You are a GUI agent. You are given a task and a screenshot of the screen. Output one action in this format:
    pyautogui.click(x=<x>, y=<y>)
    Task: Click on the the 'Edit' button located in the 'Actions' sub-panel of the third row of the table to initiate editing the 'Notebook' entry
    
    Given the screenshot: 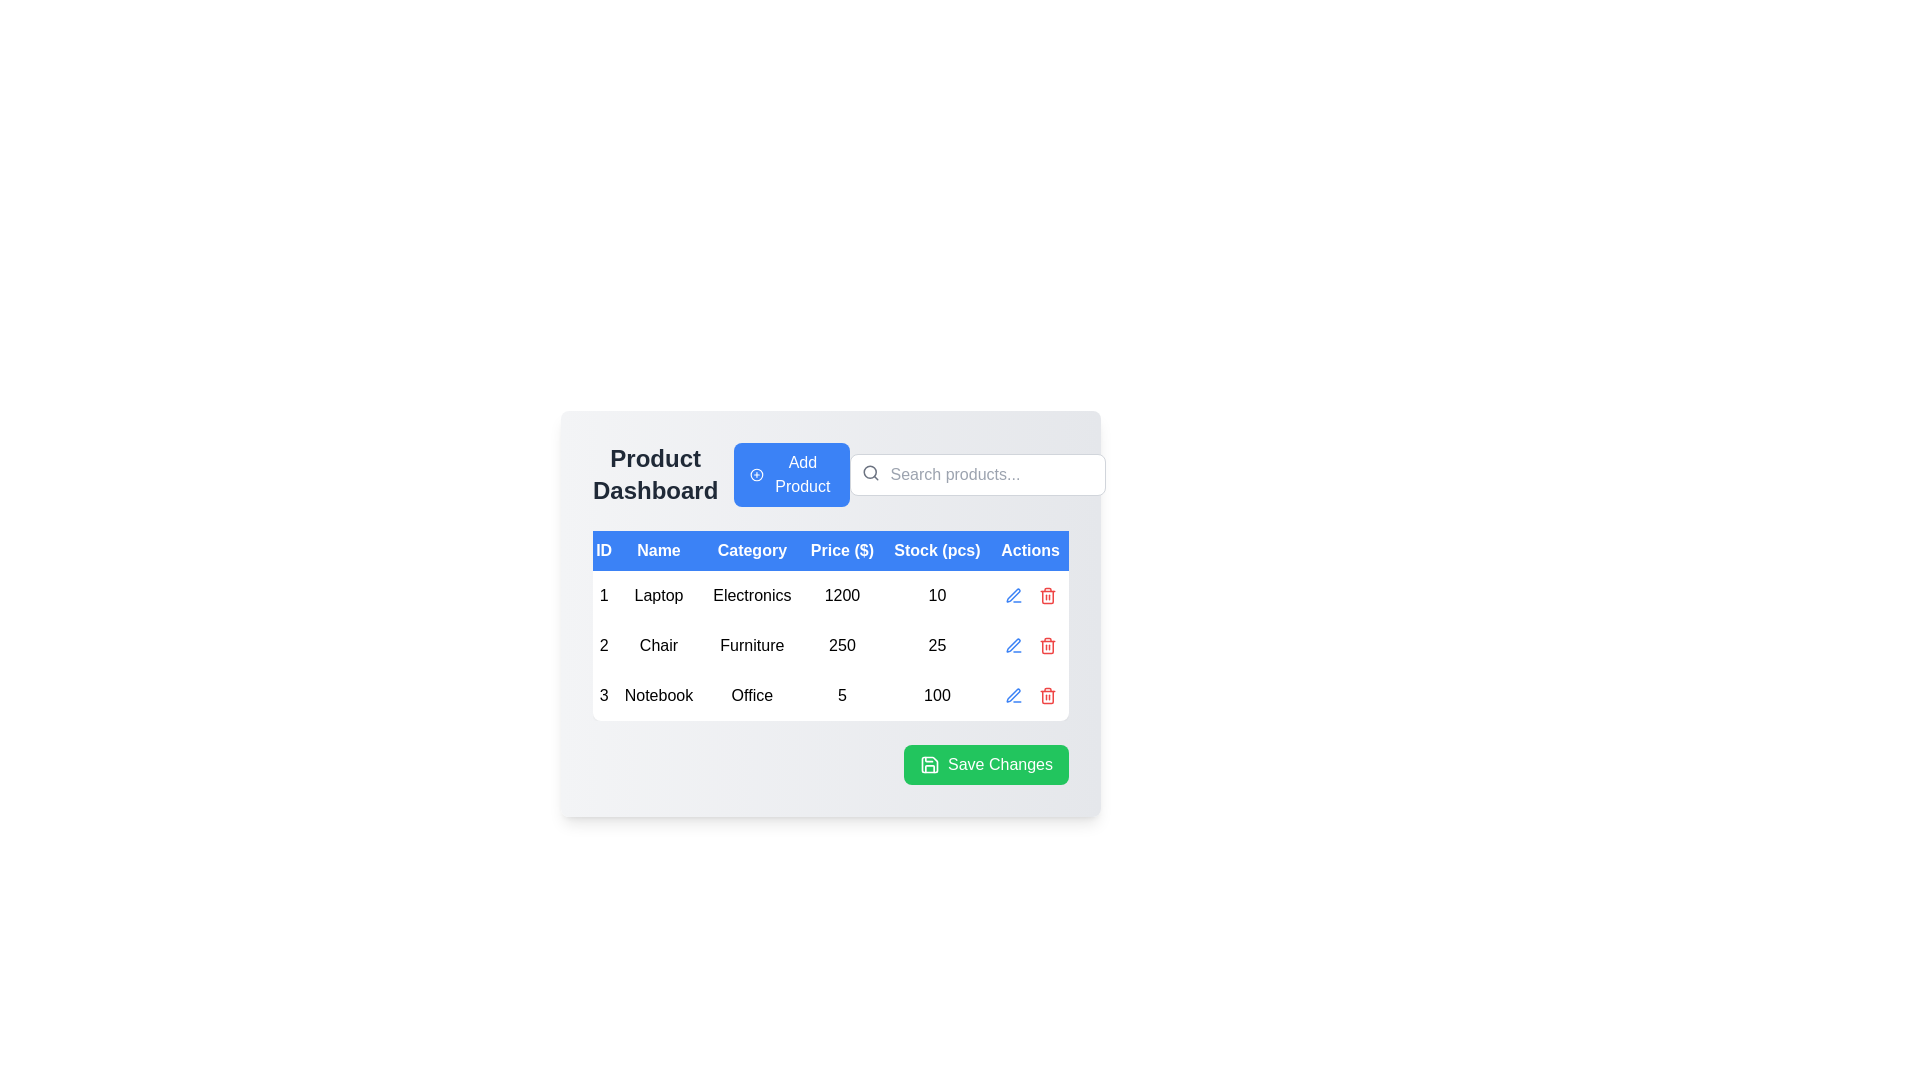 What is the action you would take?
    pyautogui.click(x=1013, y=694)
    